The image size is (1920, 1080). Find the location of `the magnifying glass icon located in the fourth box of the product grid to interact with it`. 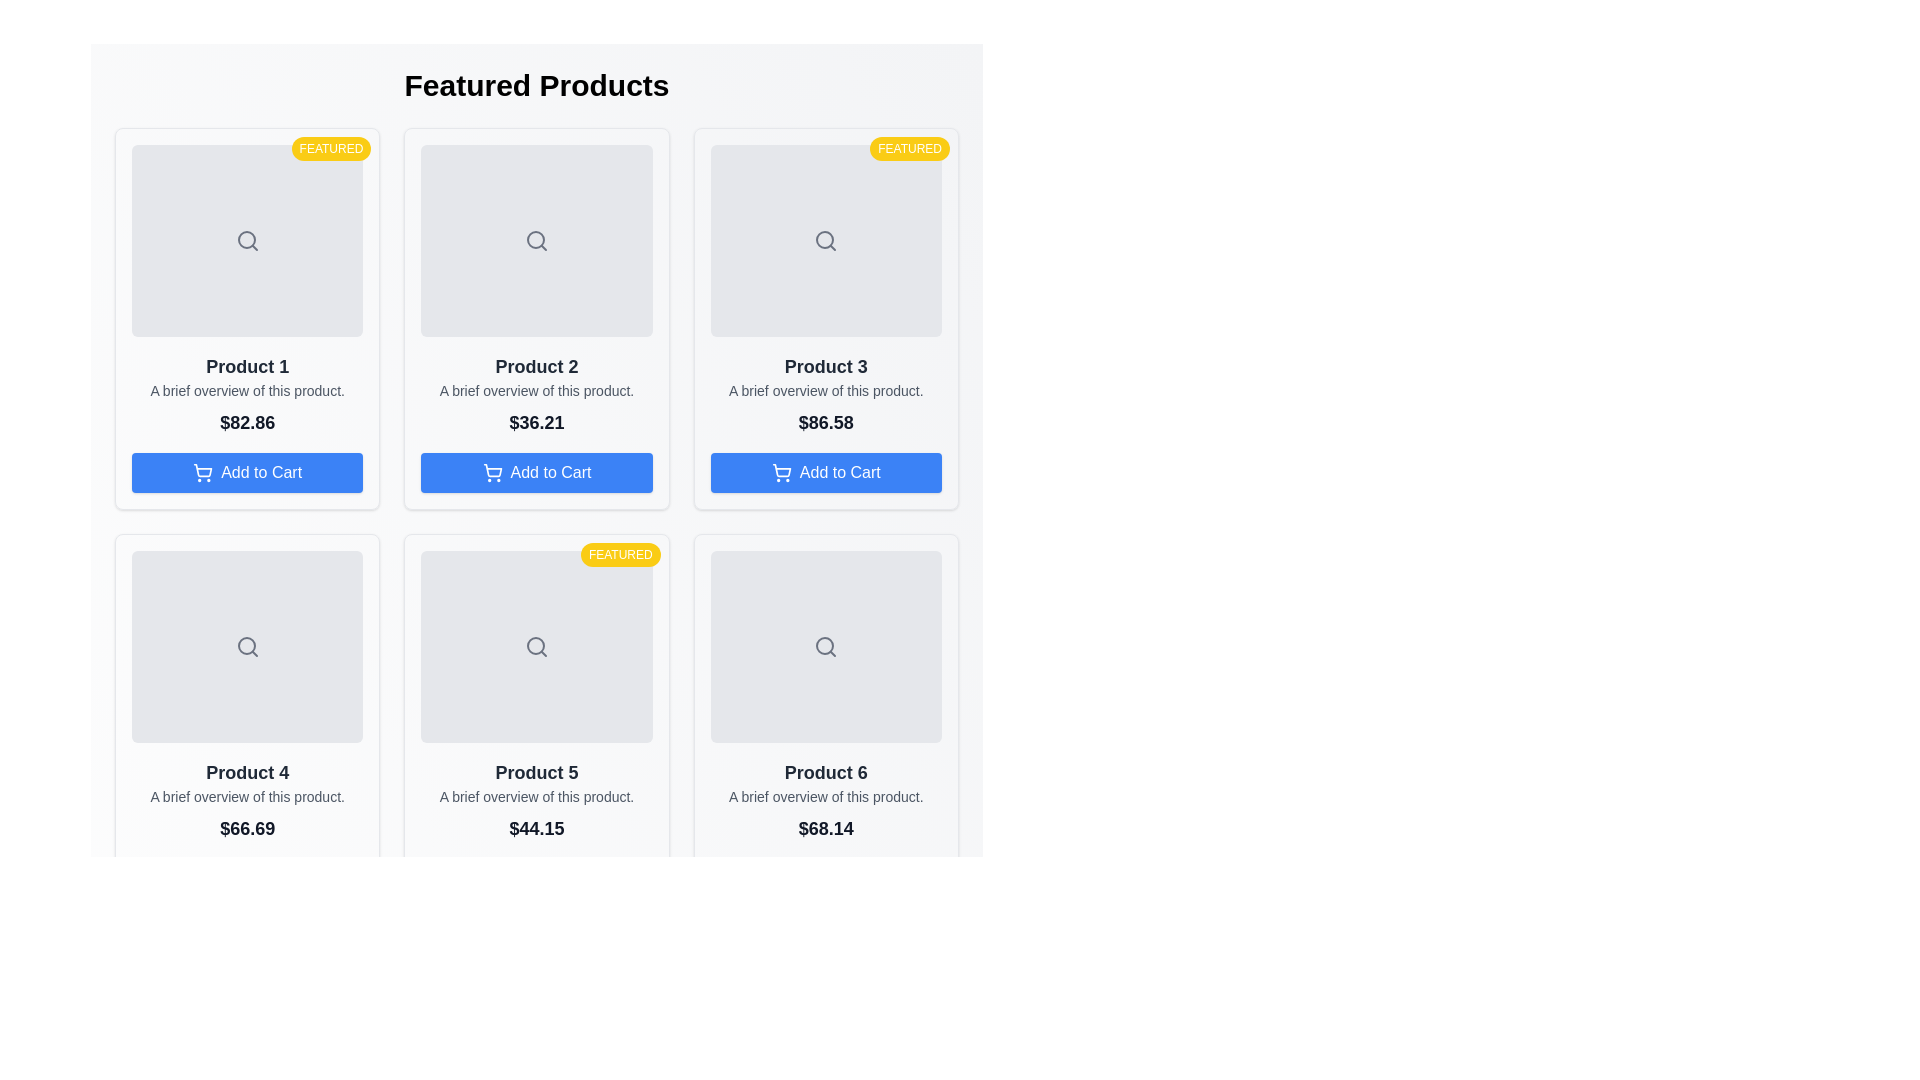

the magnifying glass icon located in the fourth box of the product grid to interact with it is located at coordinates (246, 647).